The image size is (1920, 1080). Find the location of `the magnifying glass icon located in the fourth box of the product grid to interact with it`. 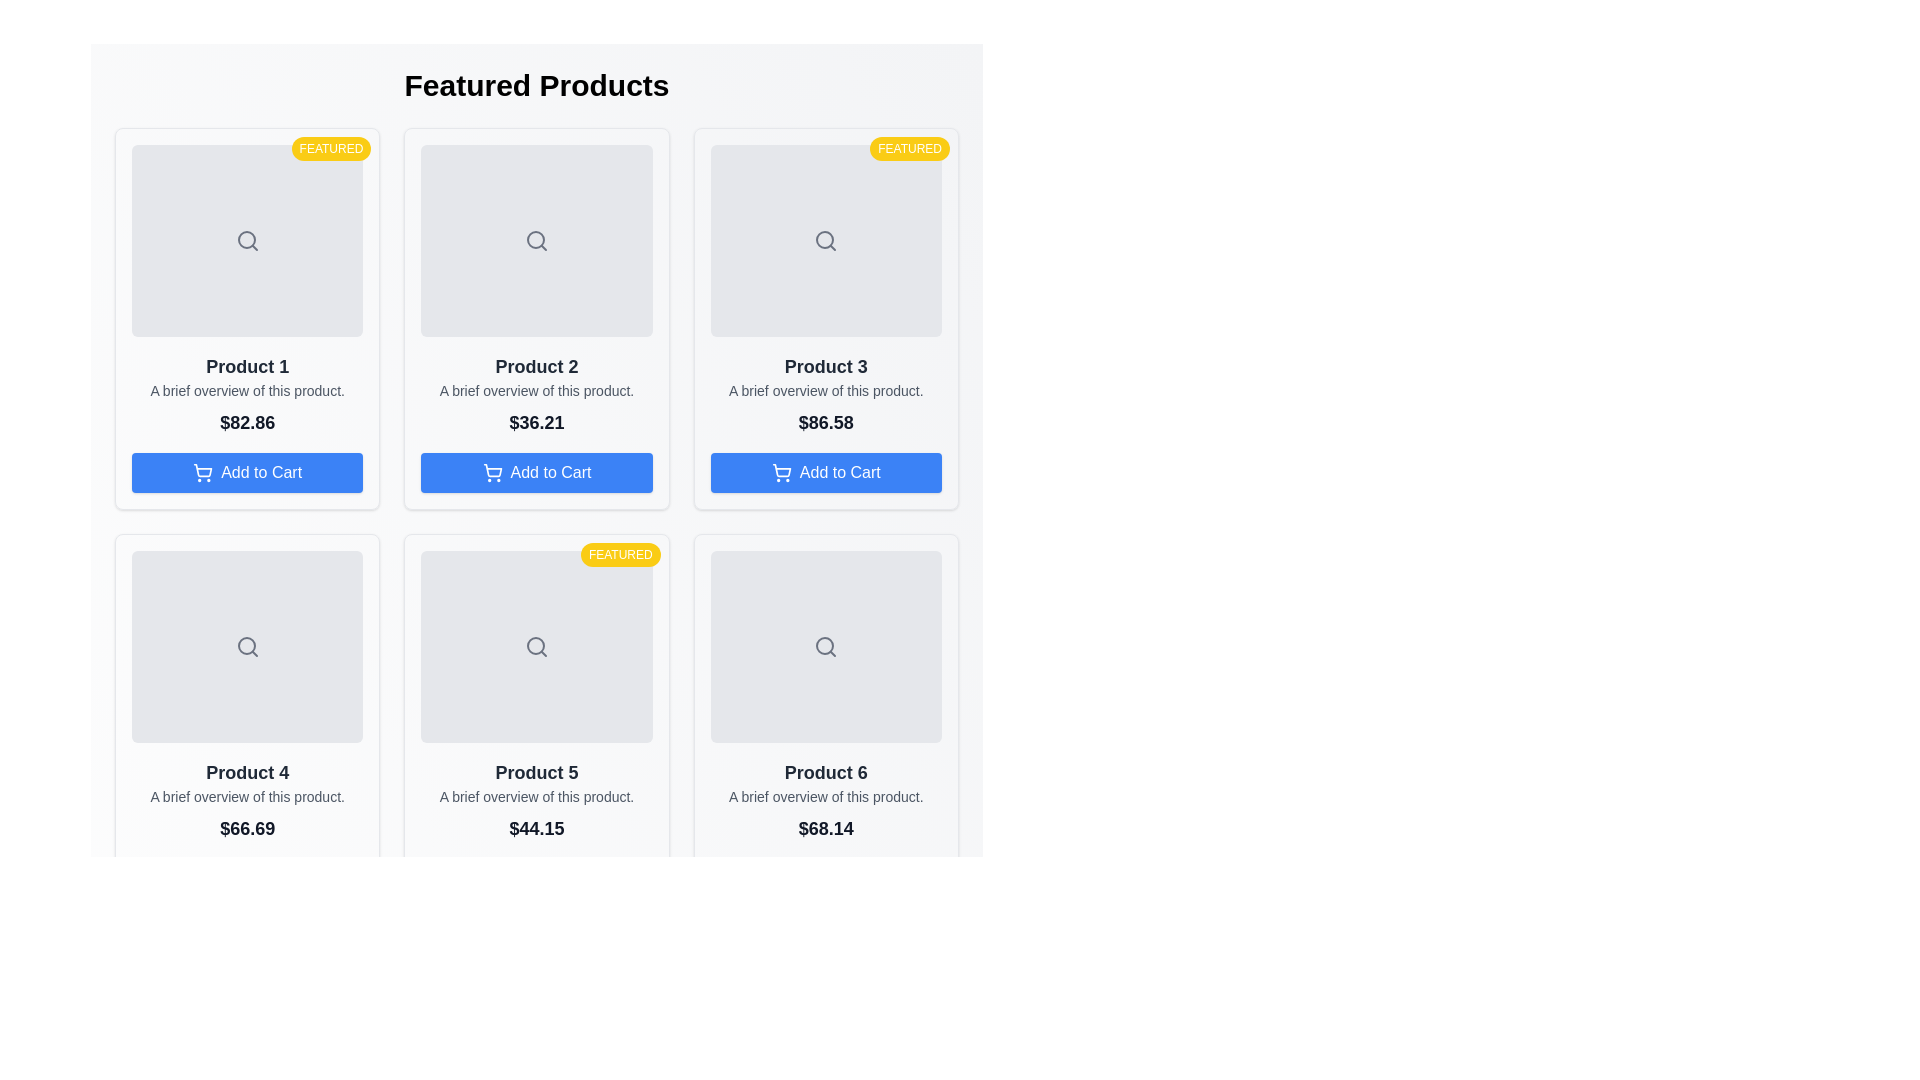

the magnifying glass icon located in the fourth box of the product grid to interact with it is located at coordinates (246, 647).